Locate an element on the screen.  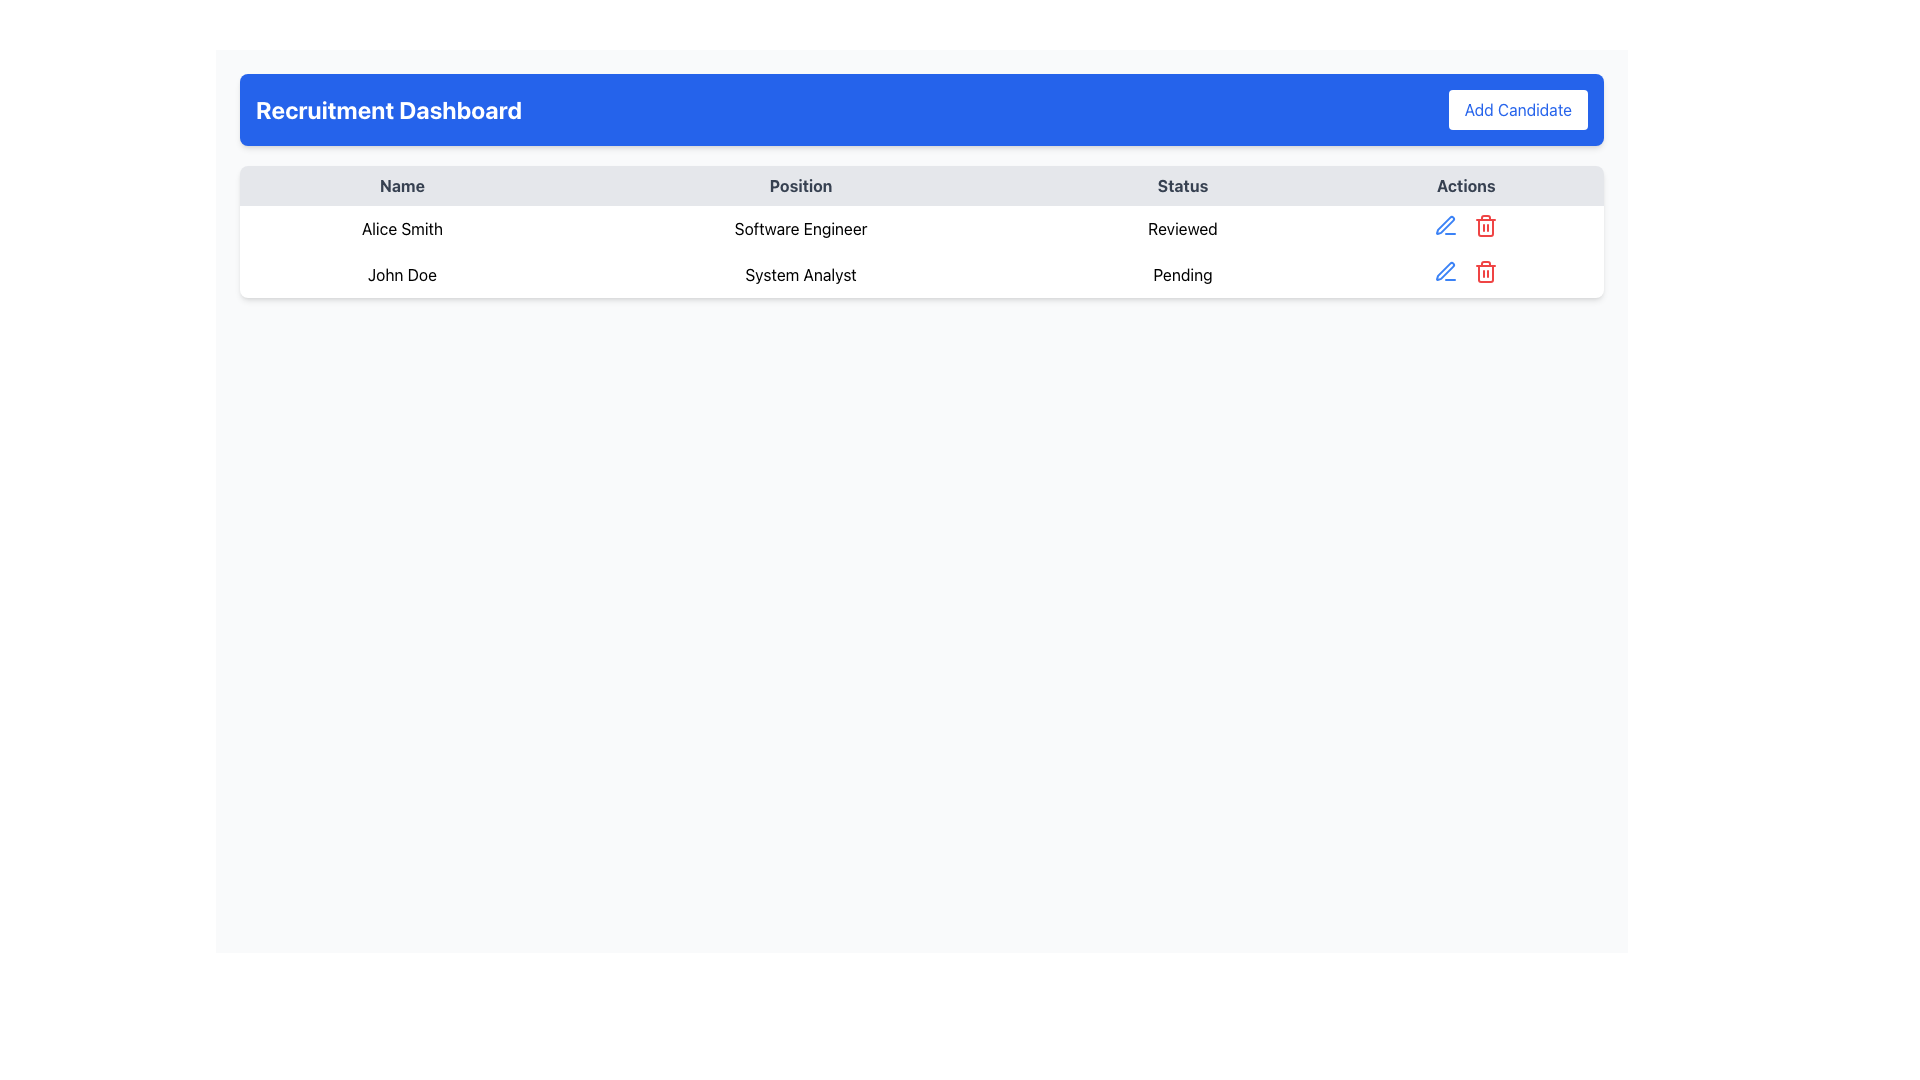
the text label displaying the name 'John Doe' in the recruitment dashboard, located in the second row of the table under the 'Name' header is located at coordinates (401, 274).